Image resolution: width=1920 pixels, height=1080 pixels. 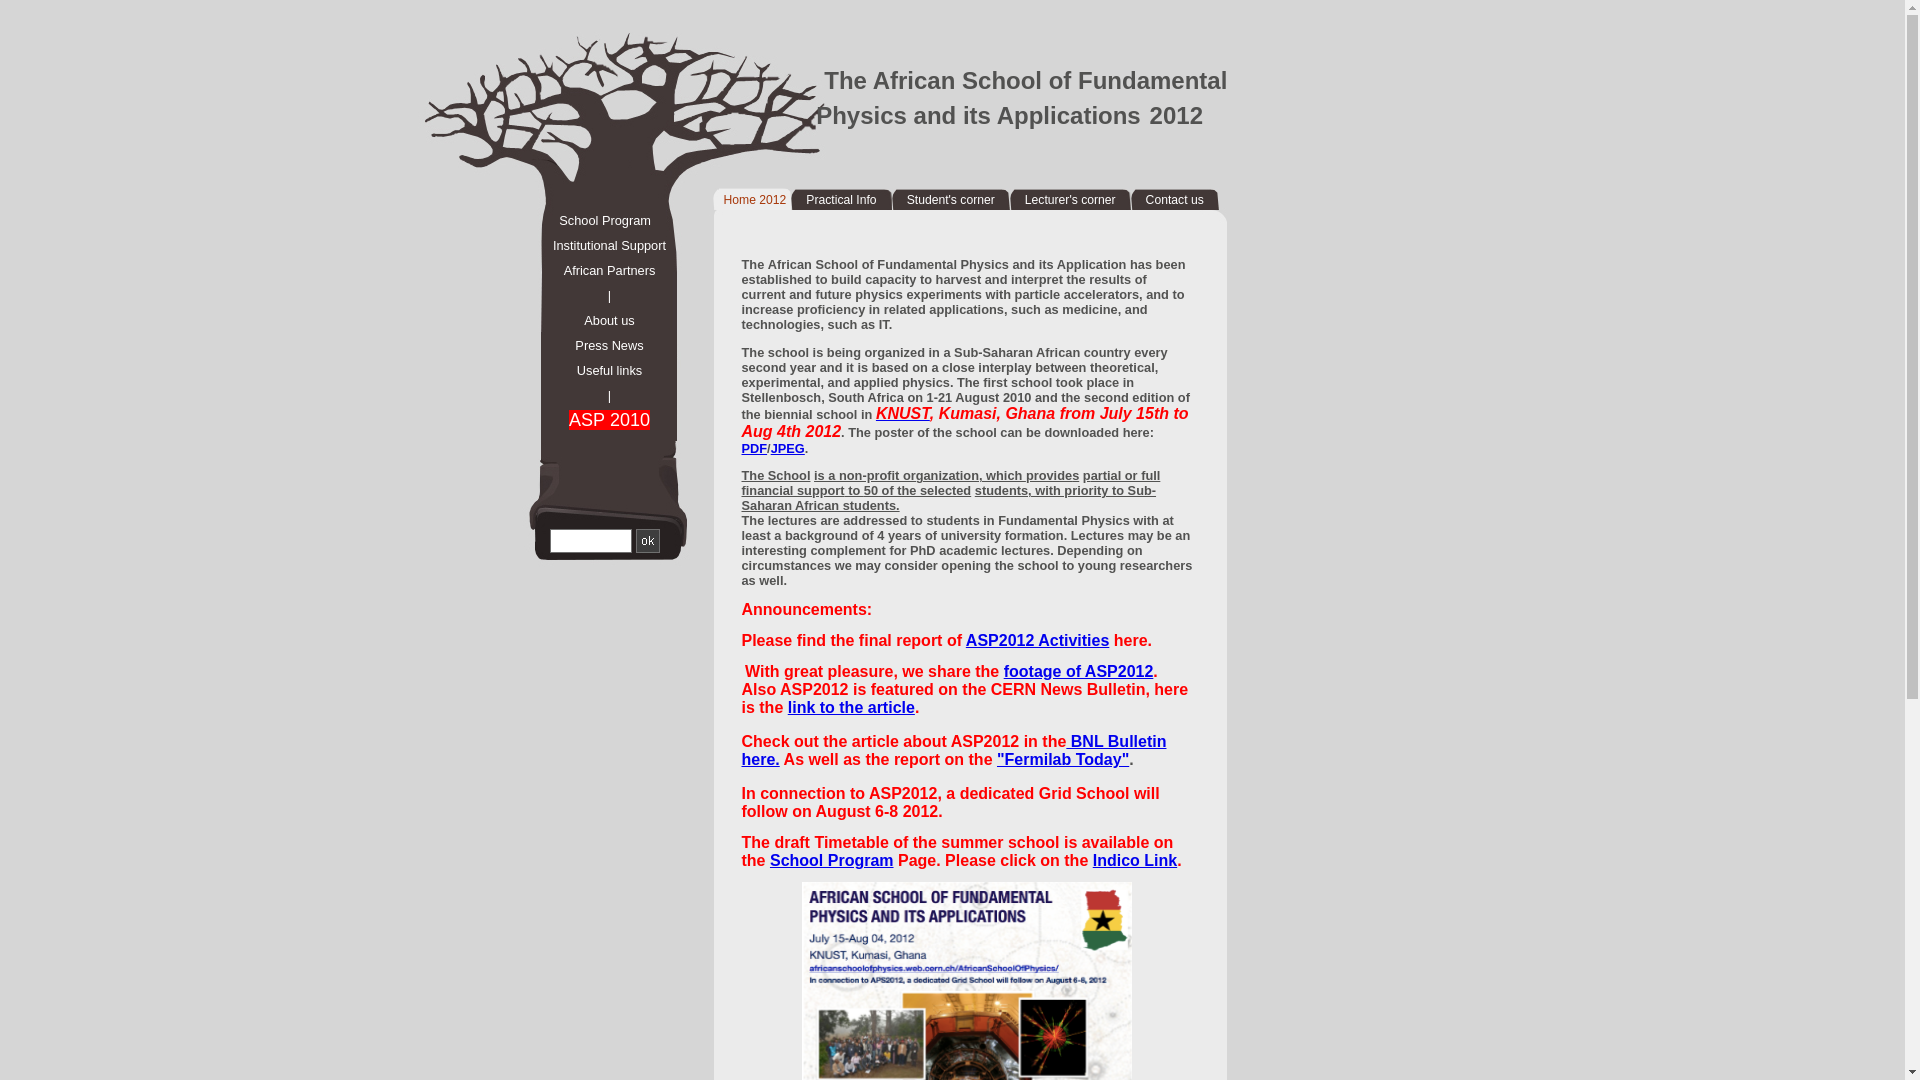 I want to click on 'Contact us', so click(x=1131, y=200).